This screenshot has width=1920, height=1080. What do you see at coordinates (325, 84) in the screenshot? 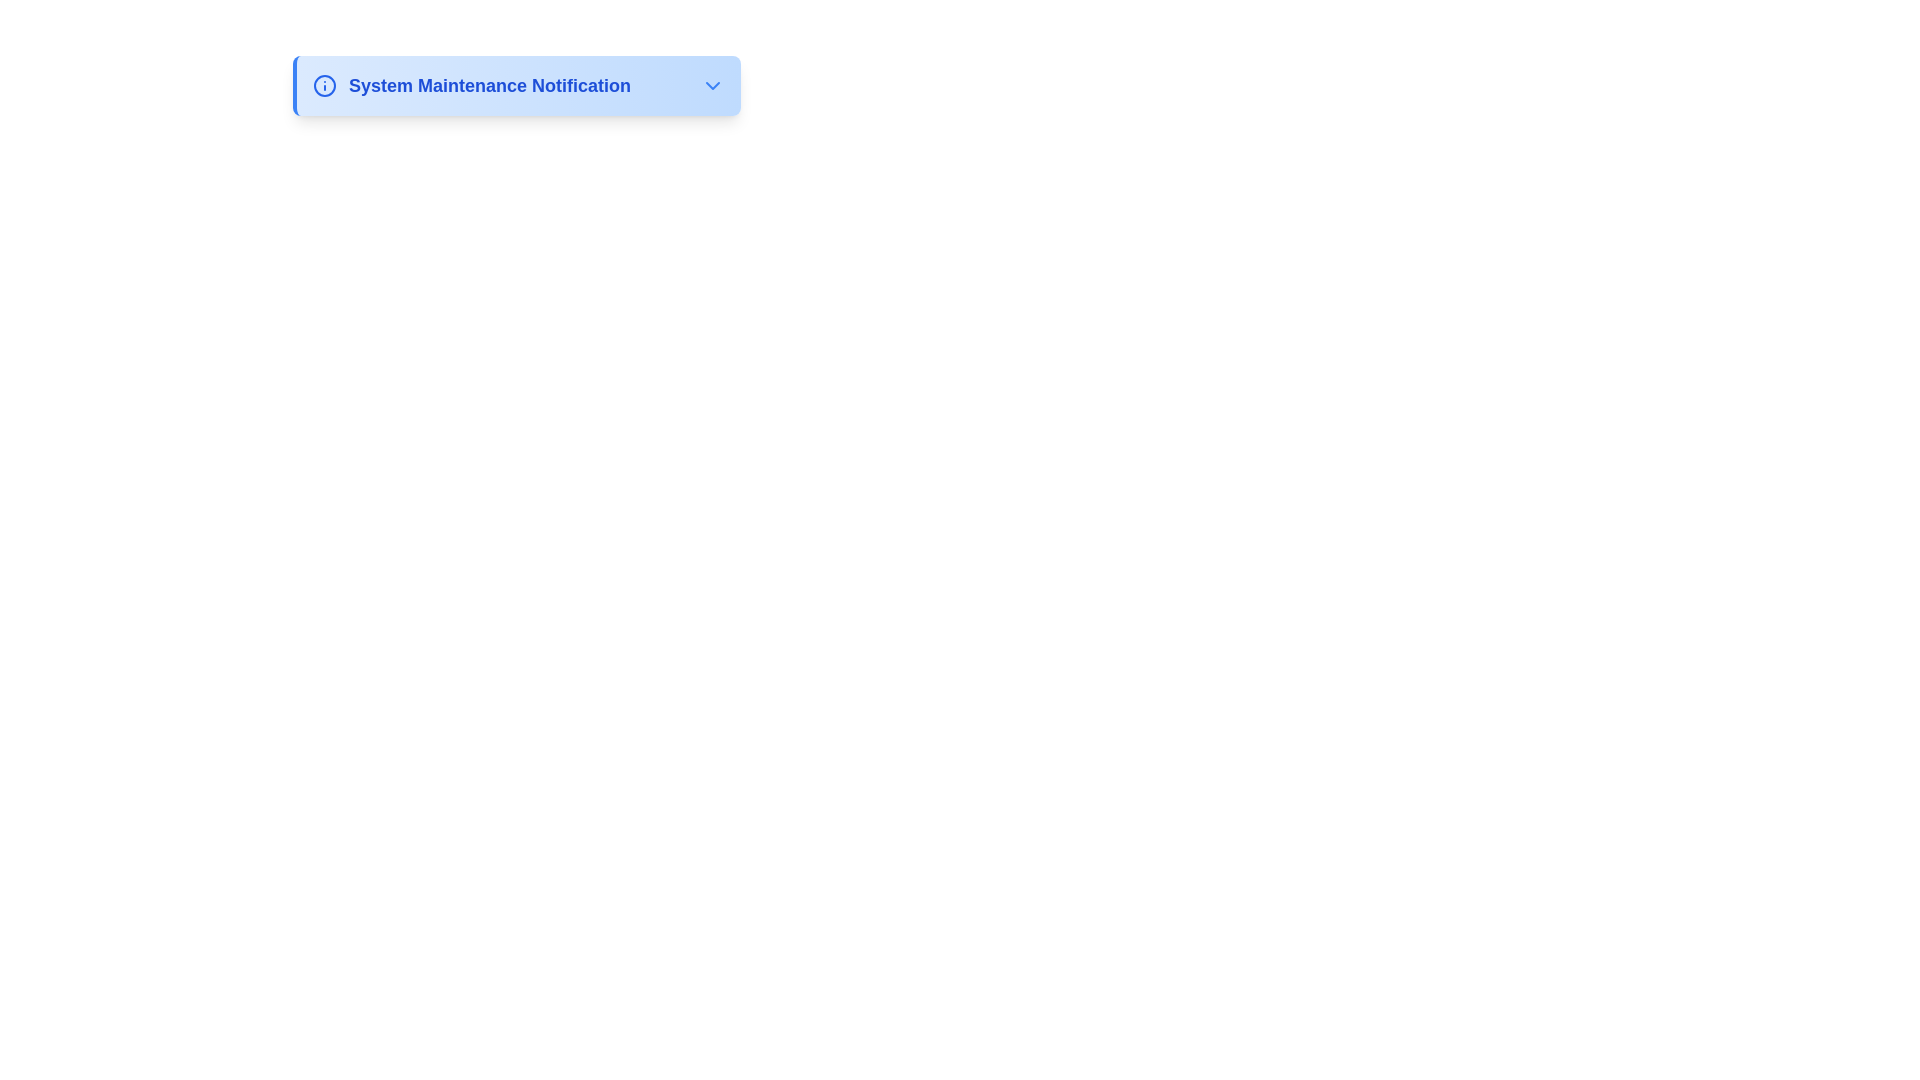
I see `the informational icon to view additional details` at bounding box center [325, 84].